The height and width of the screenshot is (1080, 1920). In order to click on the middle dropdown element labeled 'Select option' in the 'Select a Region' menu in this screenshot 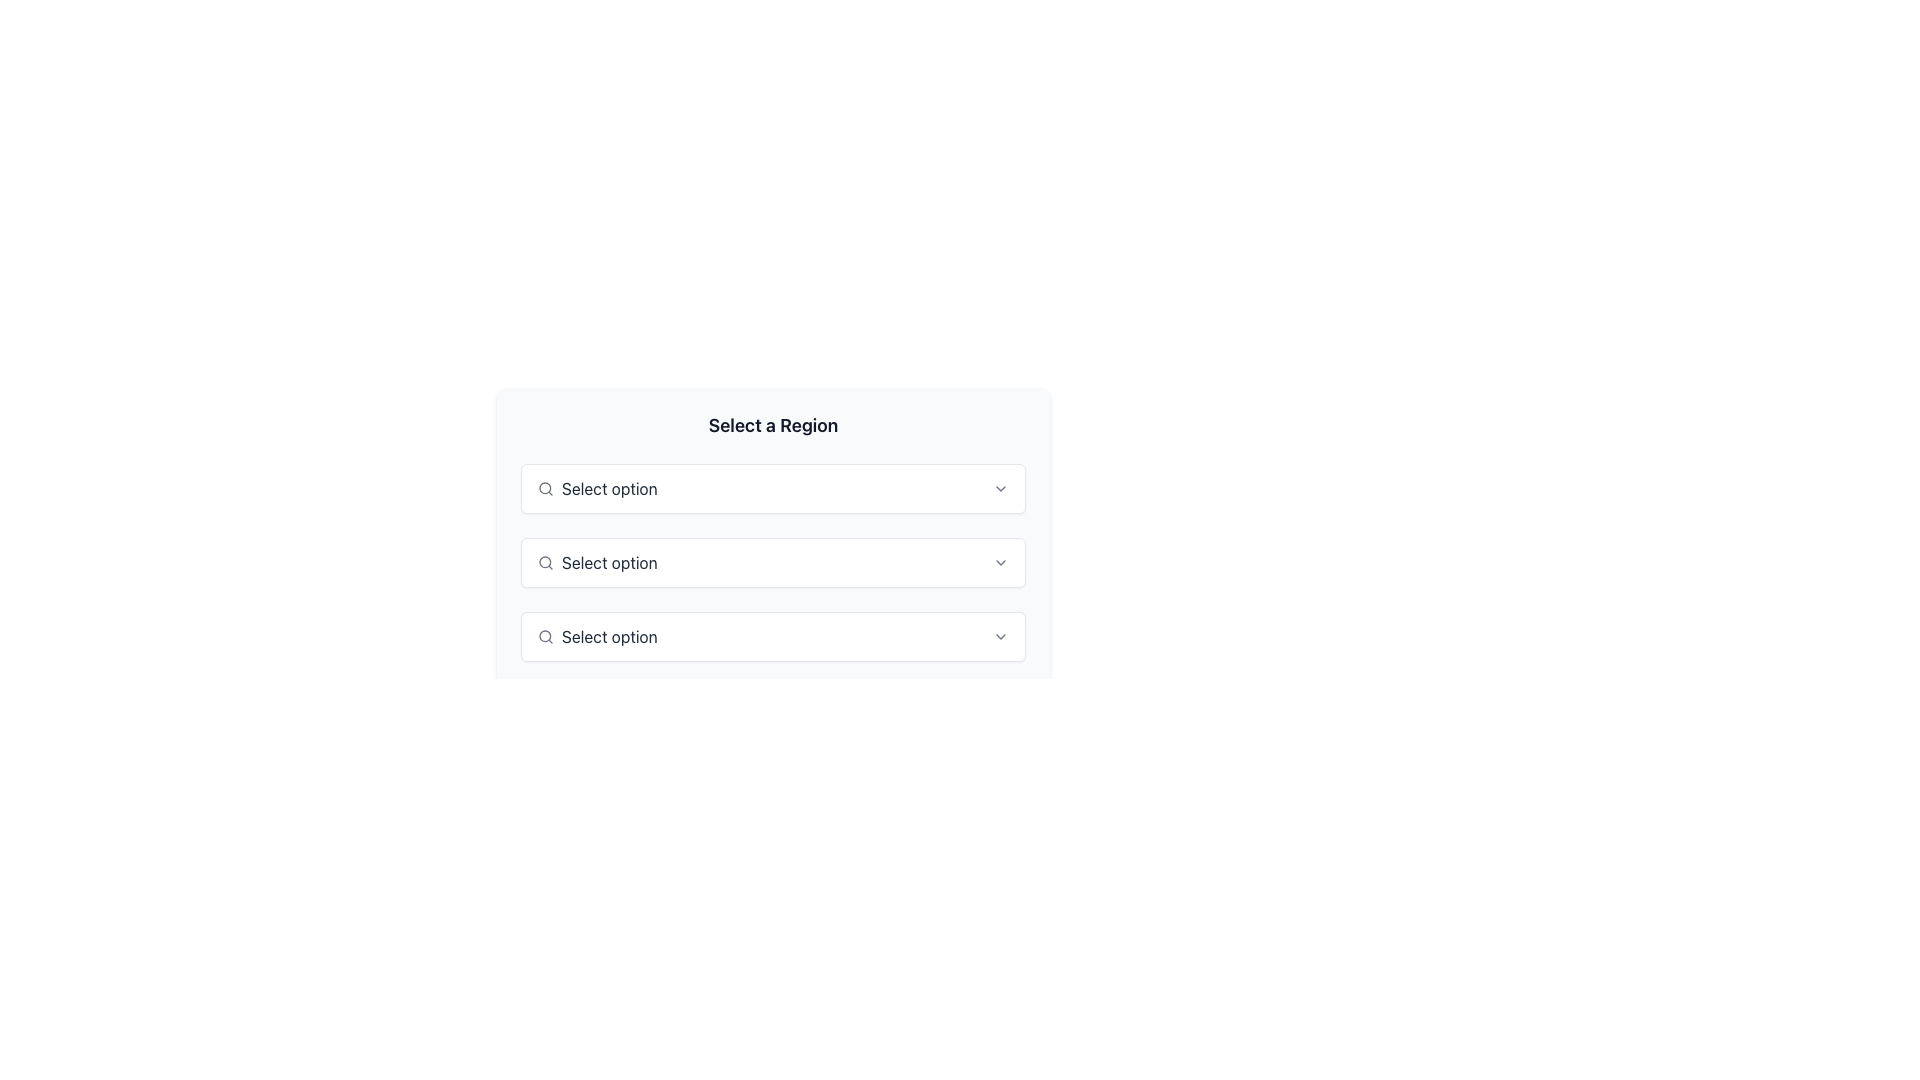, I will do `click(772, 567)`.